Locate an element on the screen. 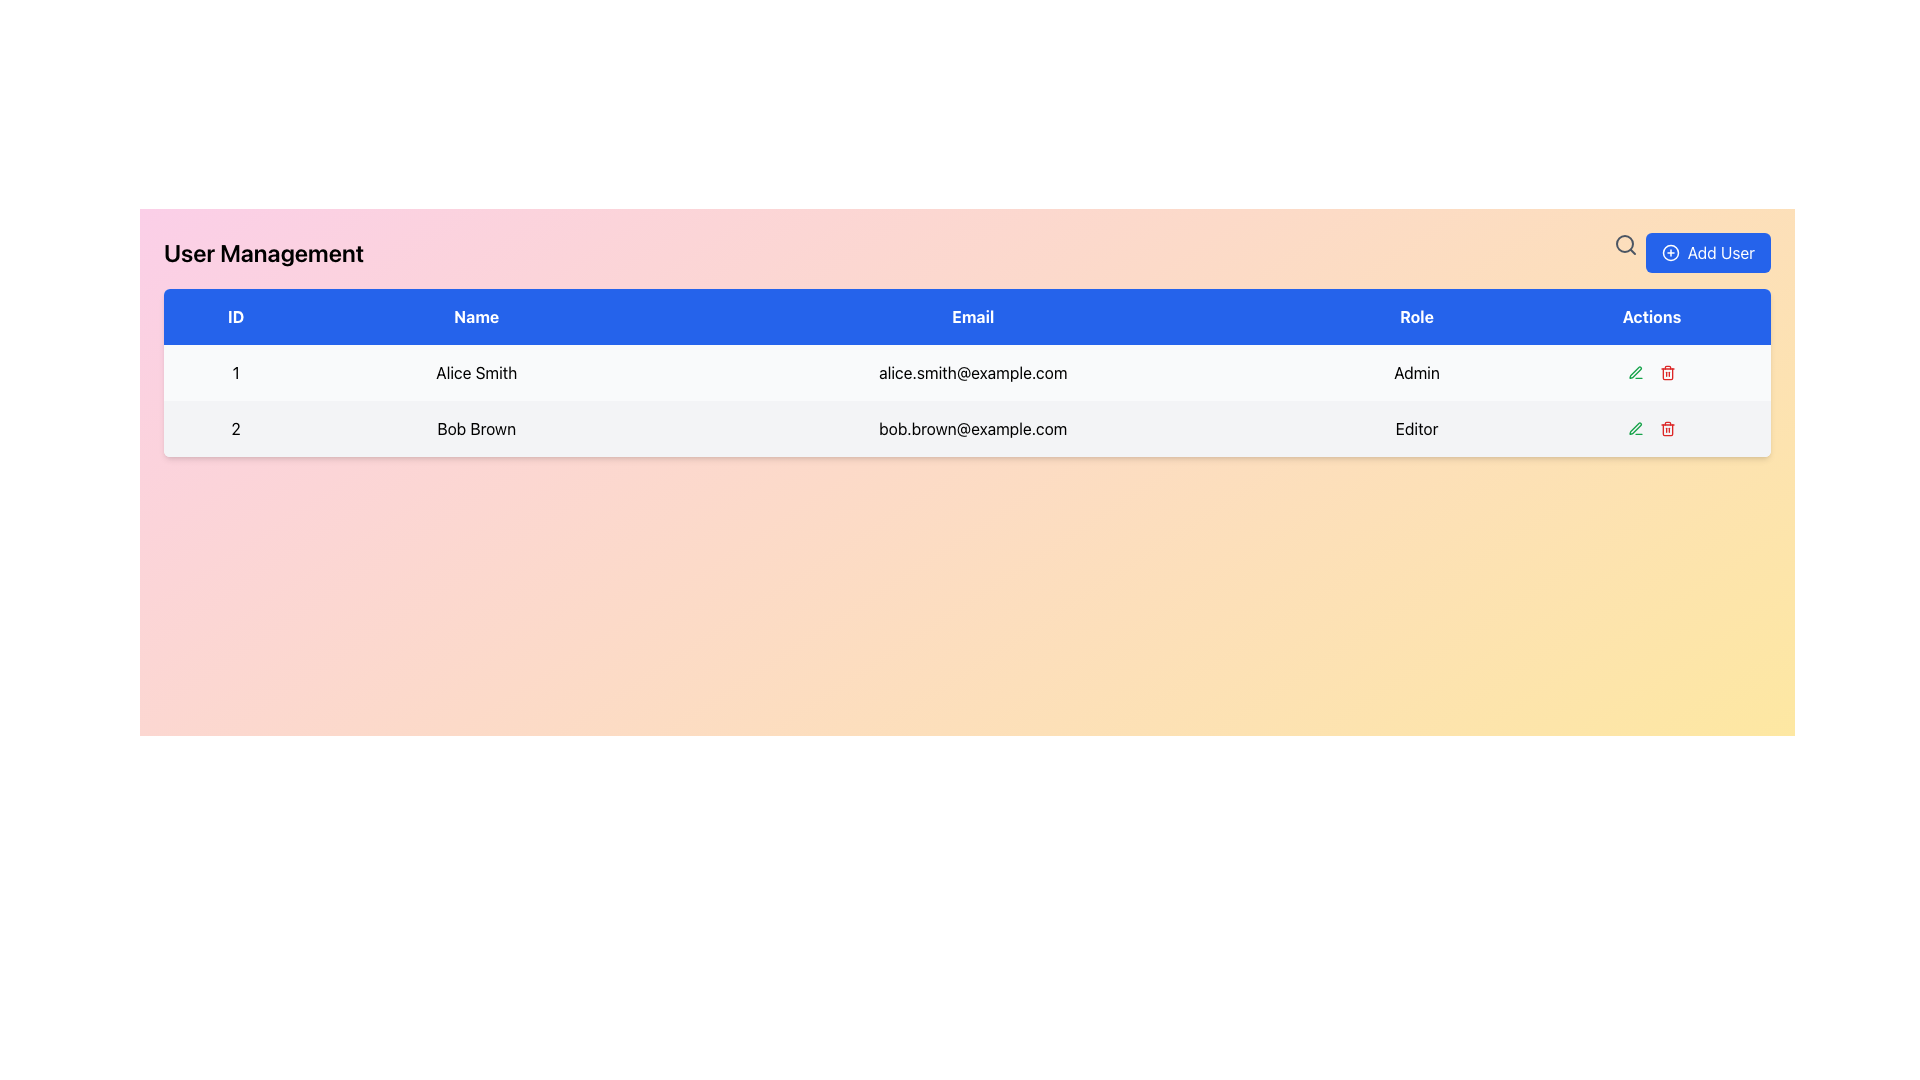 The image size is (1920, 1080). the text label displaying the email address 'bob.brown@example.com' in the third column of the table row identified by '2', which contains the name 'Bob Brown' and the role 'Editor' is located at coordinates (973, 427).